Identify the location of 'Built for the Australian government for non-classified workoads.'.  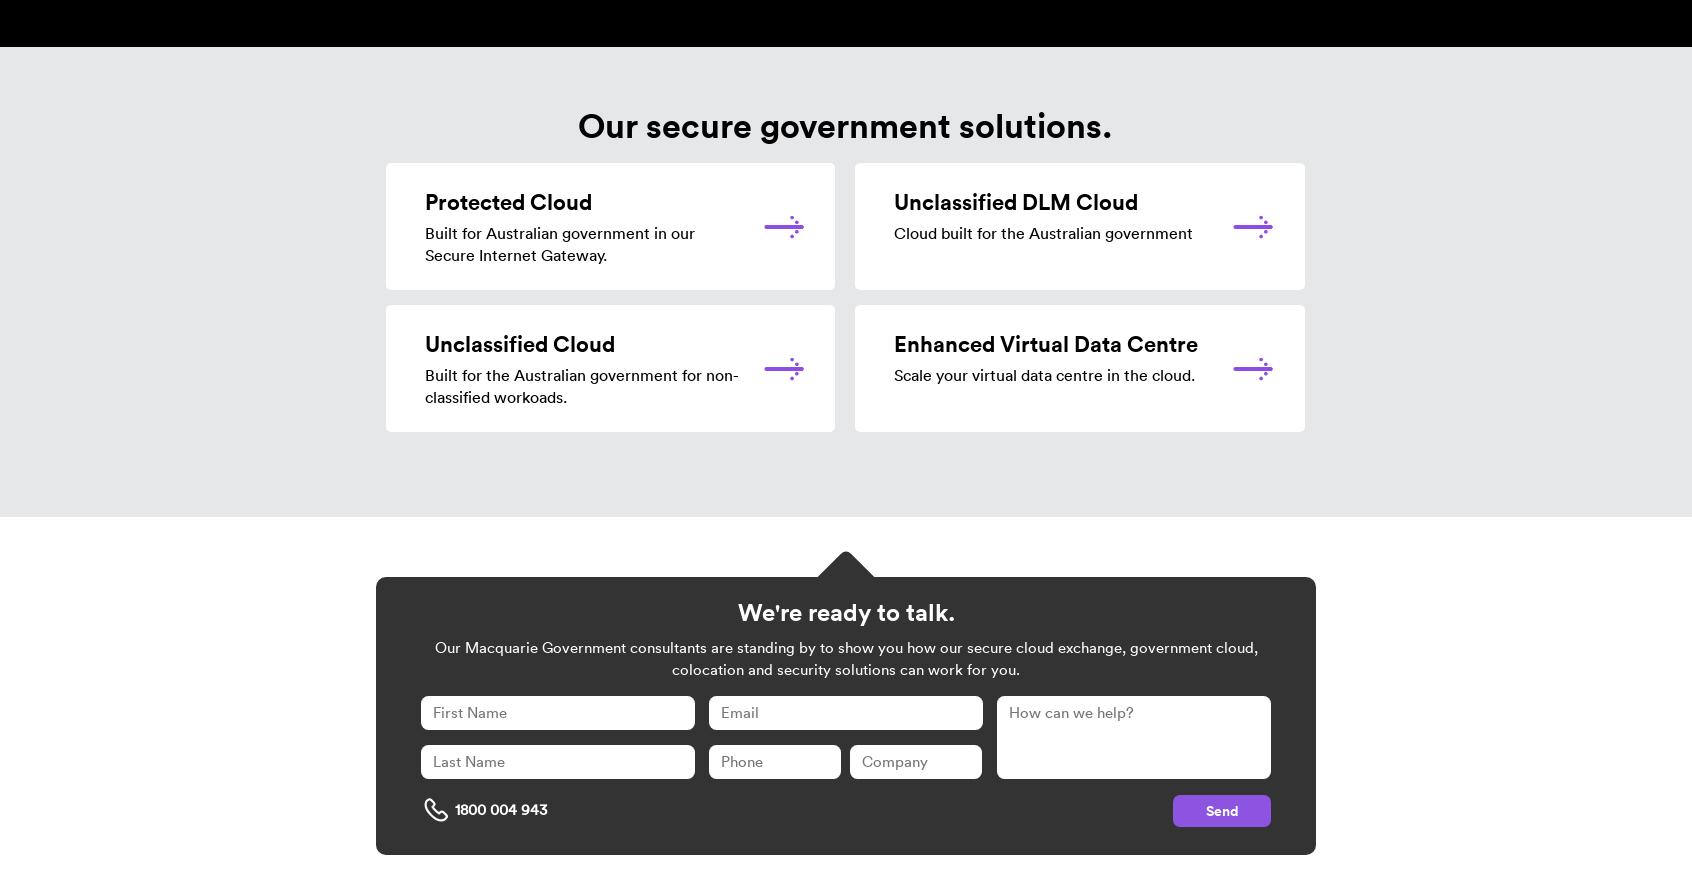
(581, 386).